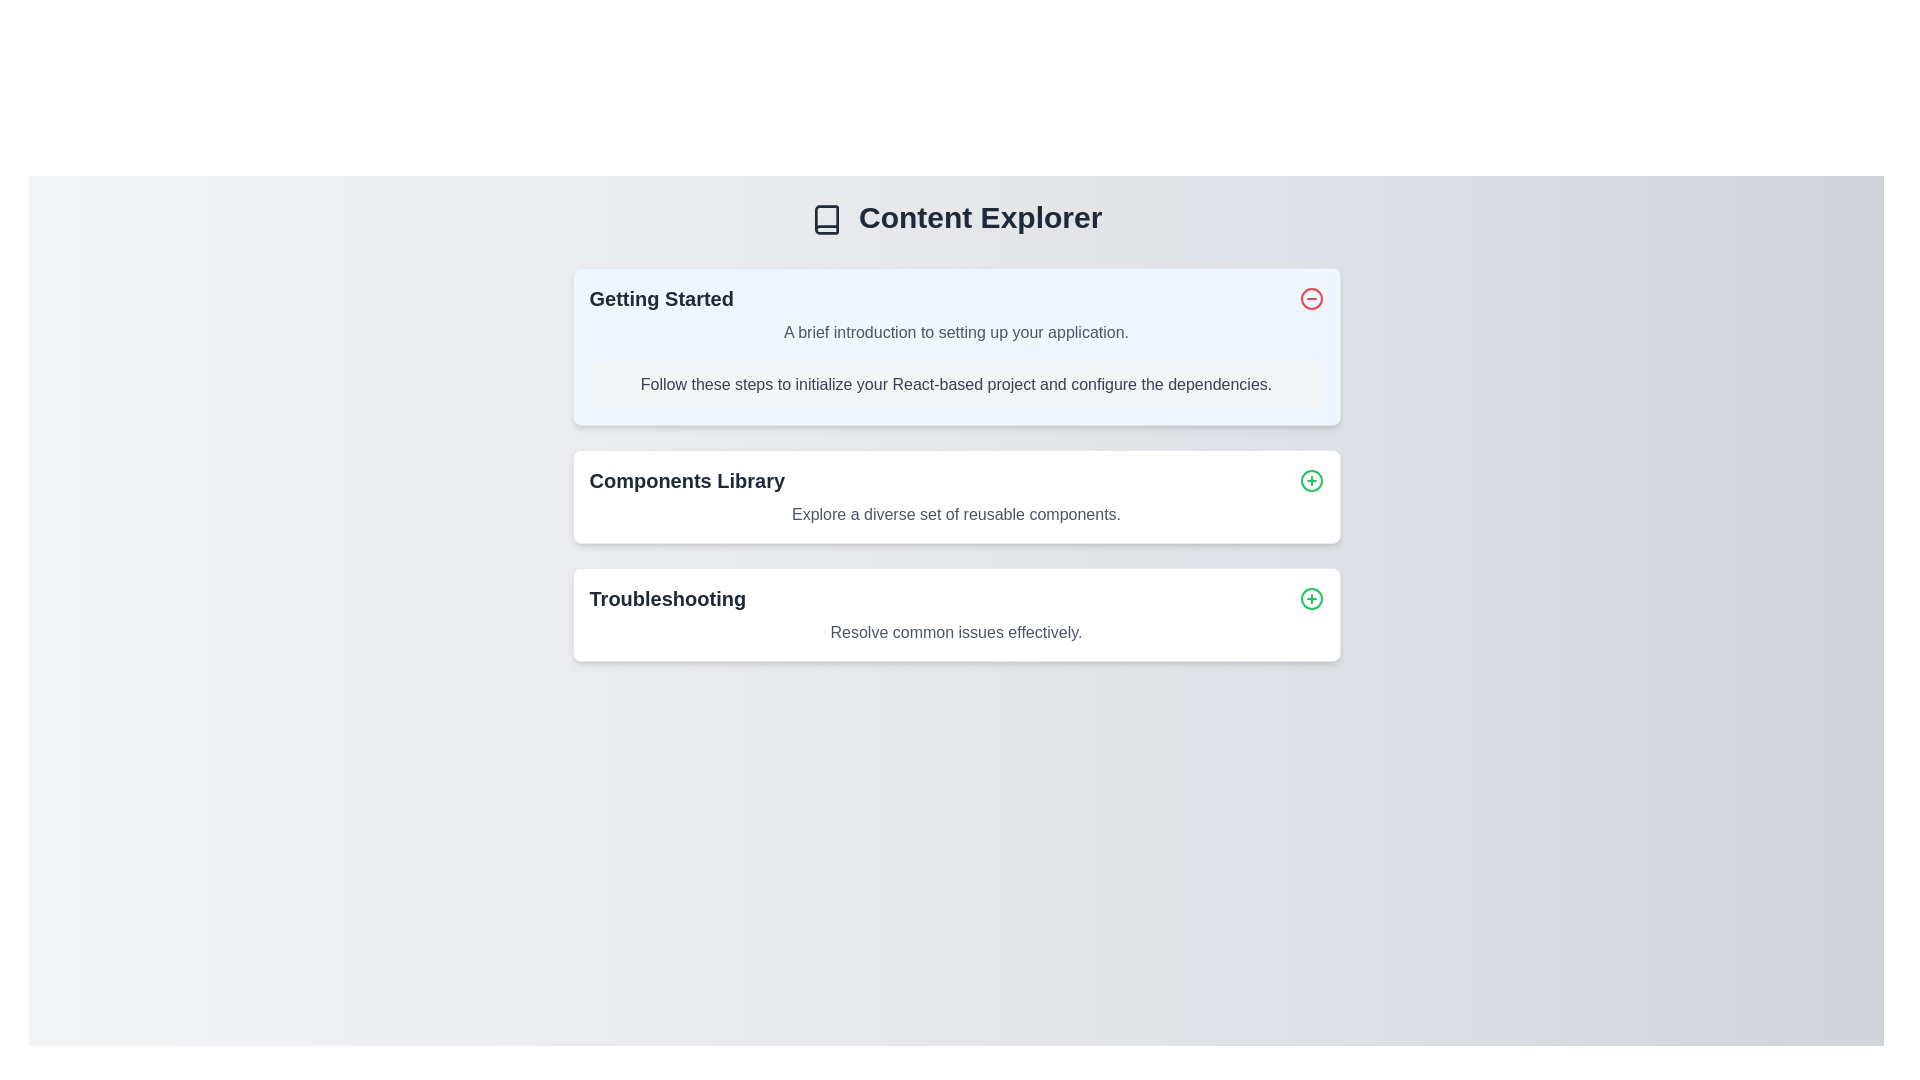 The width and height of the screenshot is (1920, 1080). What do you see at coordinates (1311, 481) in the screenshot?
I see `the inner circular shape of the green plus icon located on the right side of the middle row labeled 'Components Library'` at bounding box center [1311, 481].